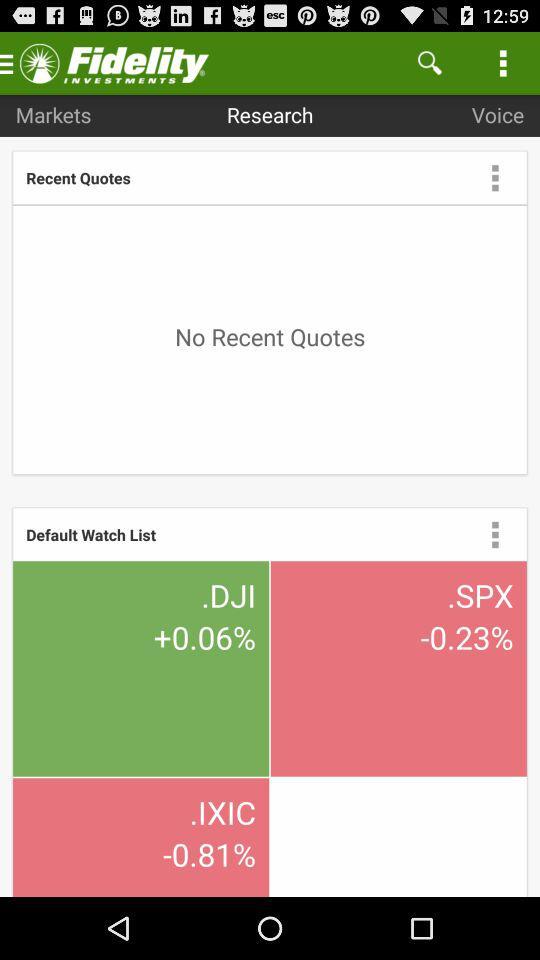 The width and height of the screenshot is (540, 960). Describe the element at coordinates (494, 533) in the screenshot. I see `see more options` at that location.